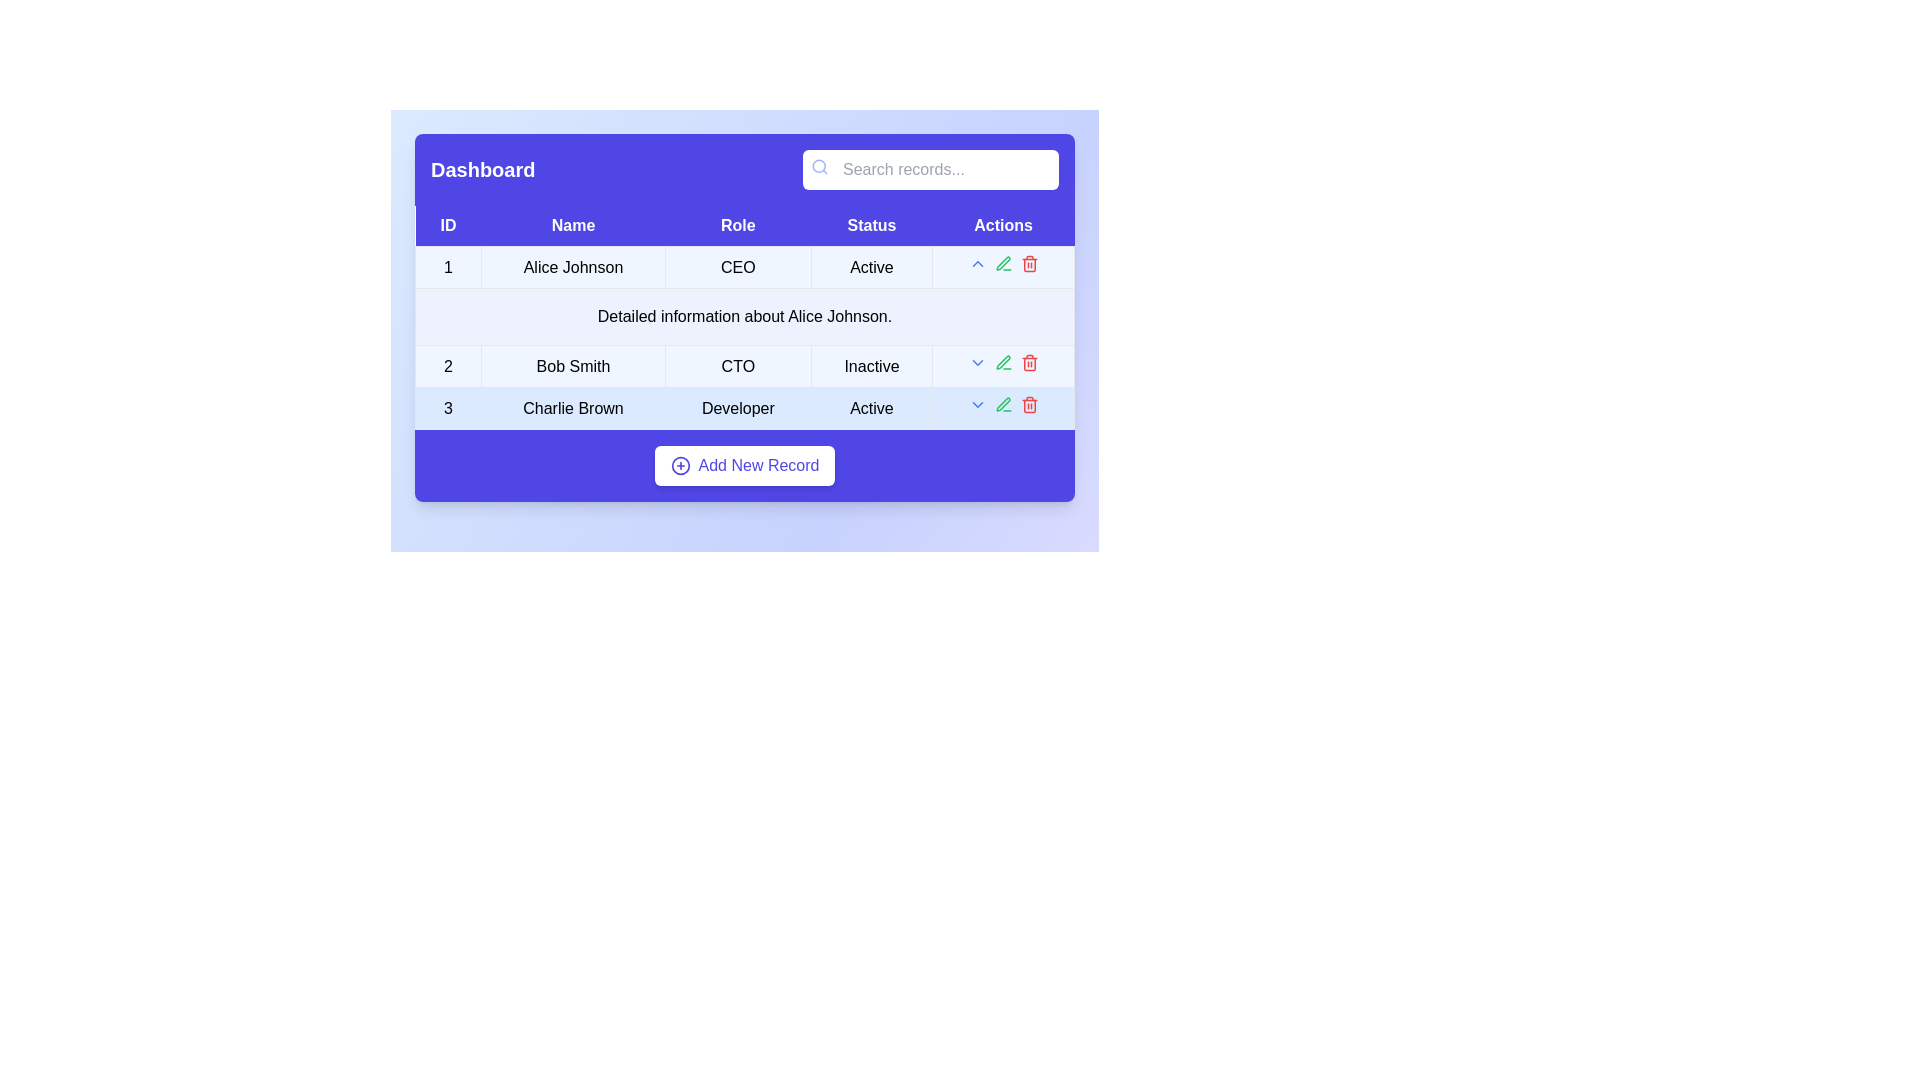 This screenshot has width=1920, height=1080. What do you see at coordinates (737, 266) in the screenshot?
I see `the static text element that represents the job title in the first row of the data table, located in the third cell under the 'Role' column adjacent to 'Alice Johnson' and 'Active'` at bounding box center [737, 266].